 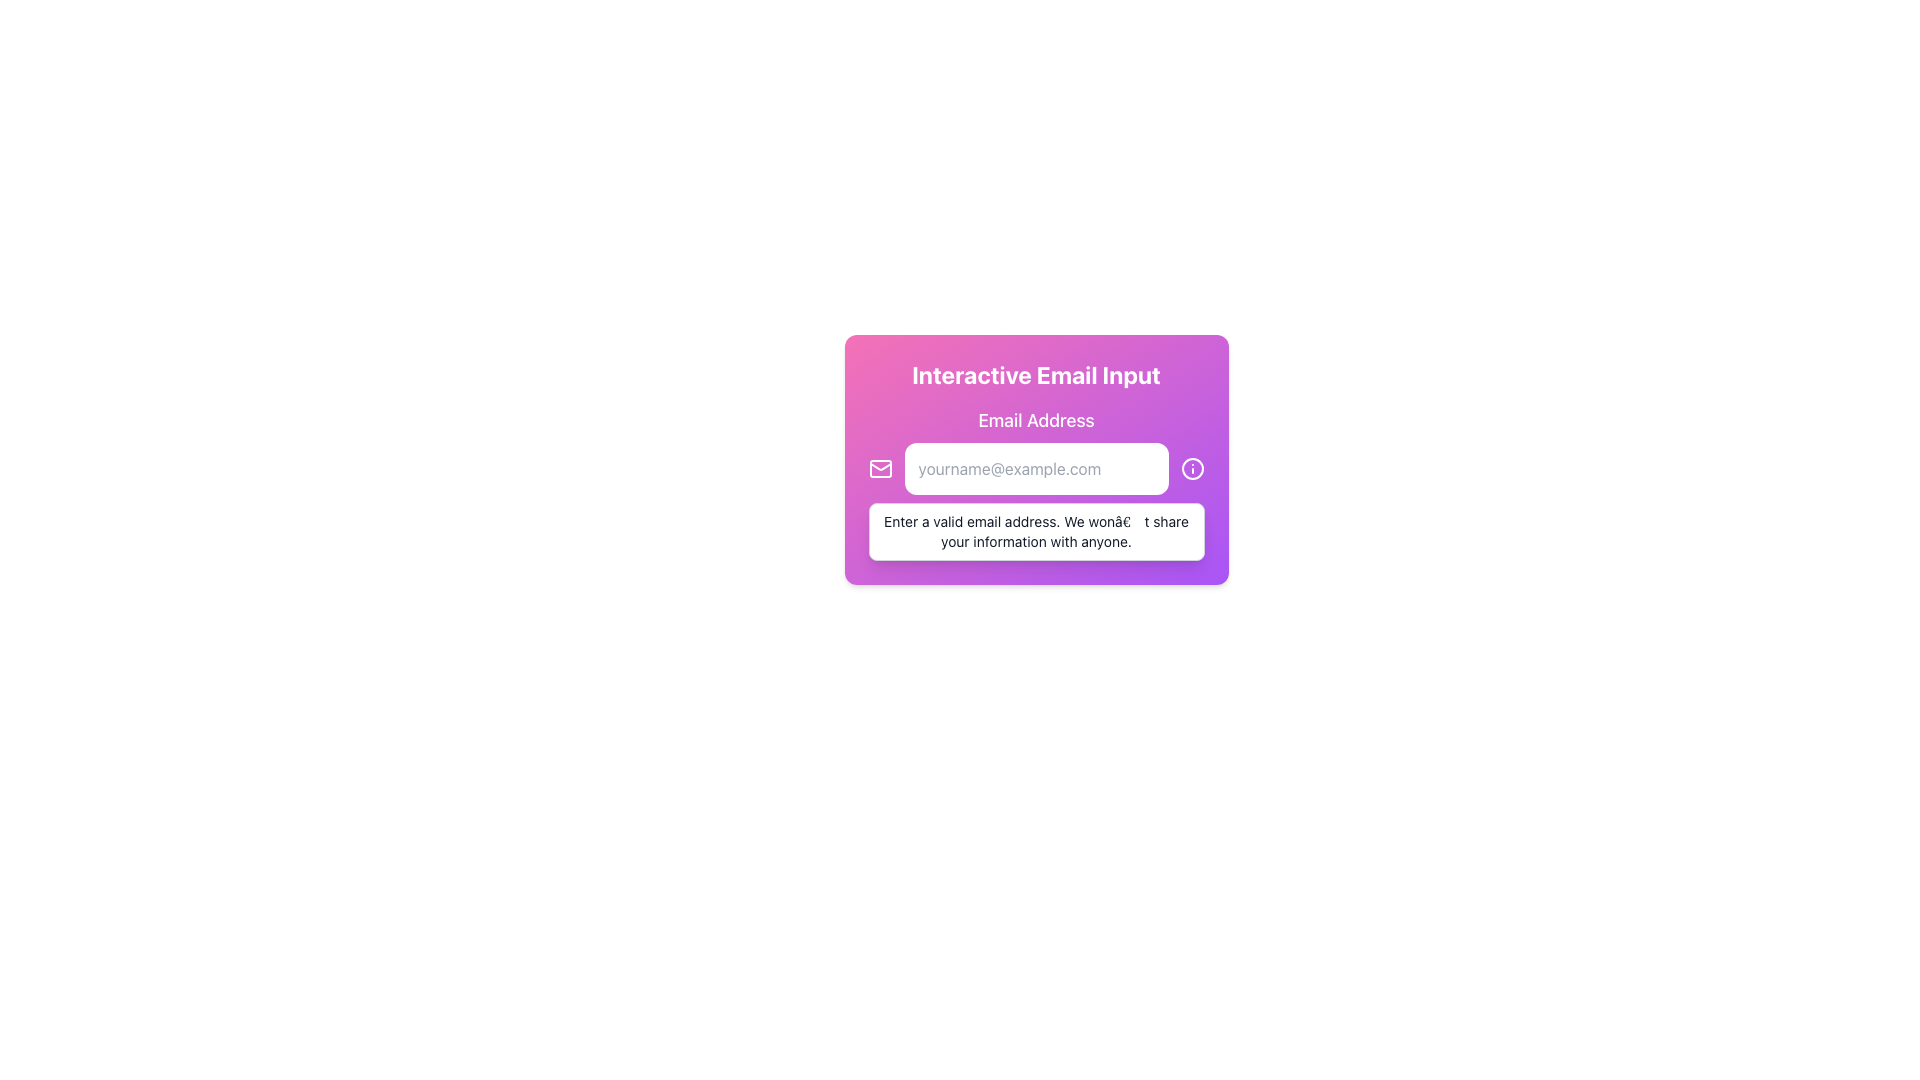 I want to click on the triangular shape within the mail envelope icon, which is located to the left of the 'Email Address' input field, so click(x=880, y=466).